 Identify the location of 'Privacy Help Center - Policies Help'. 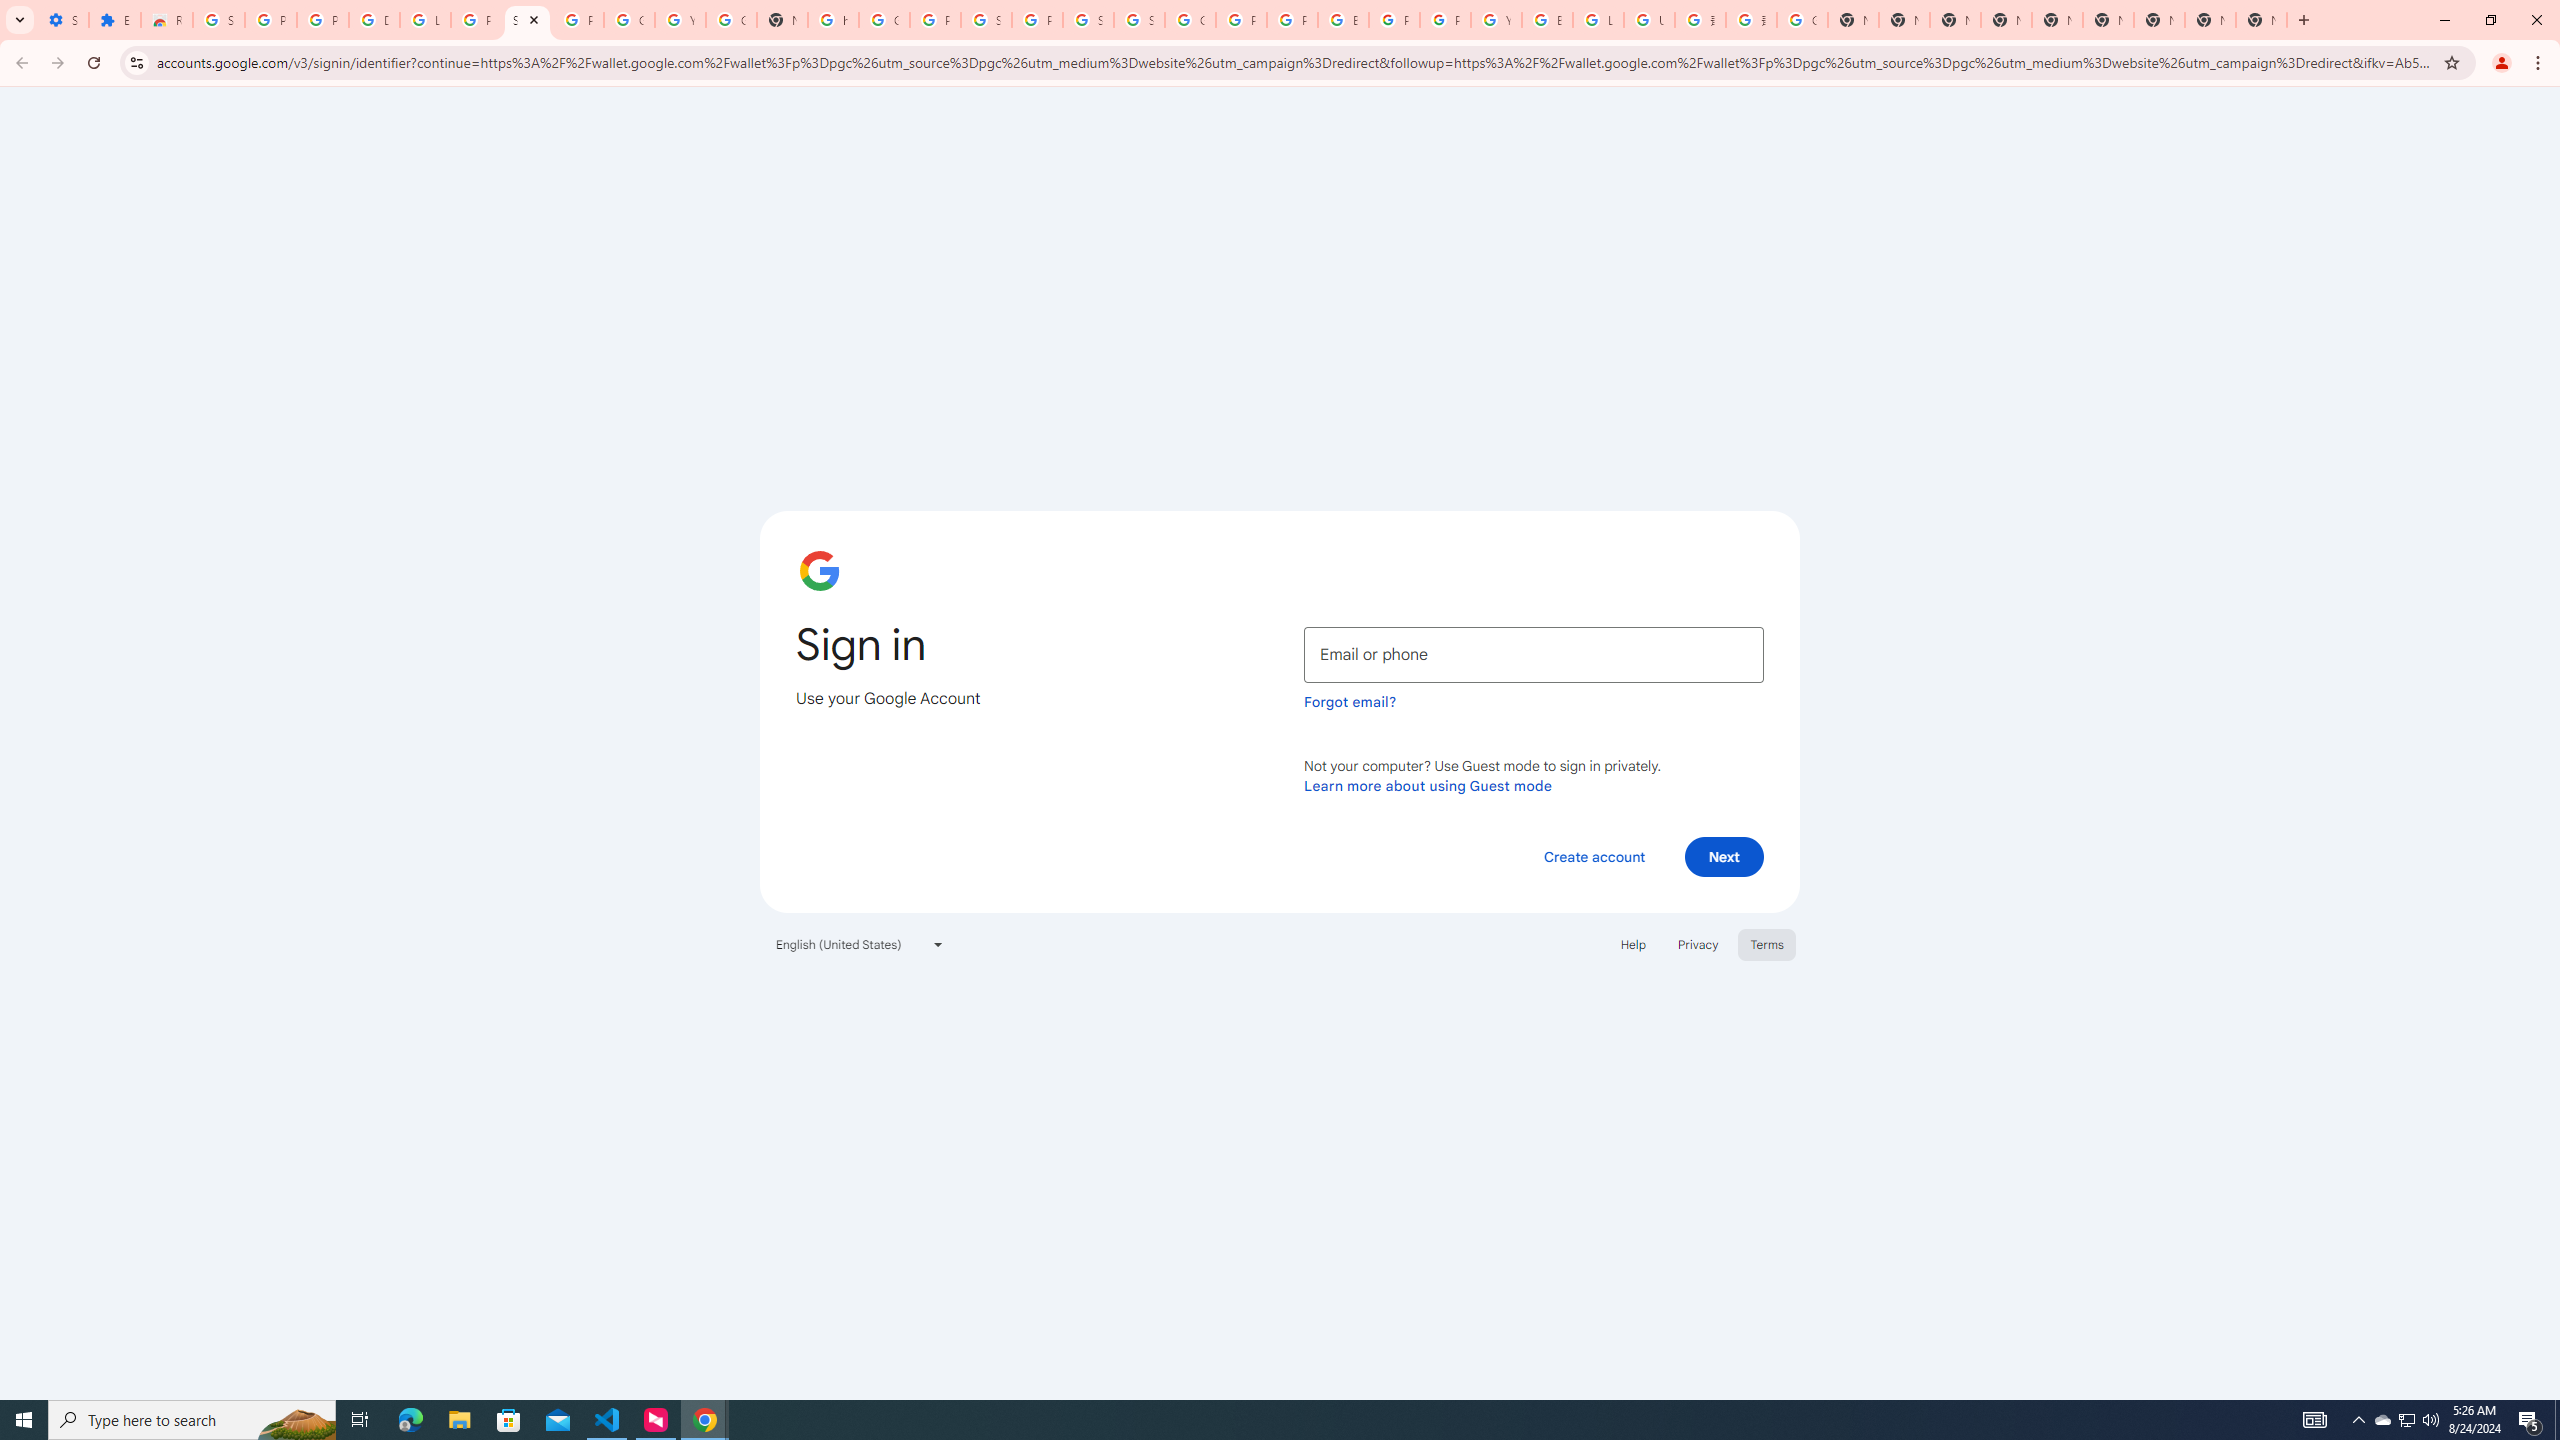
(1239, 19).